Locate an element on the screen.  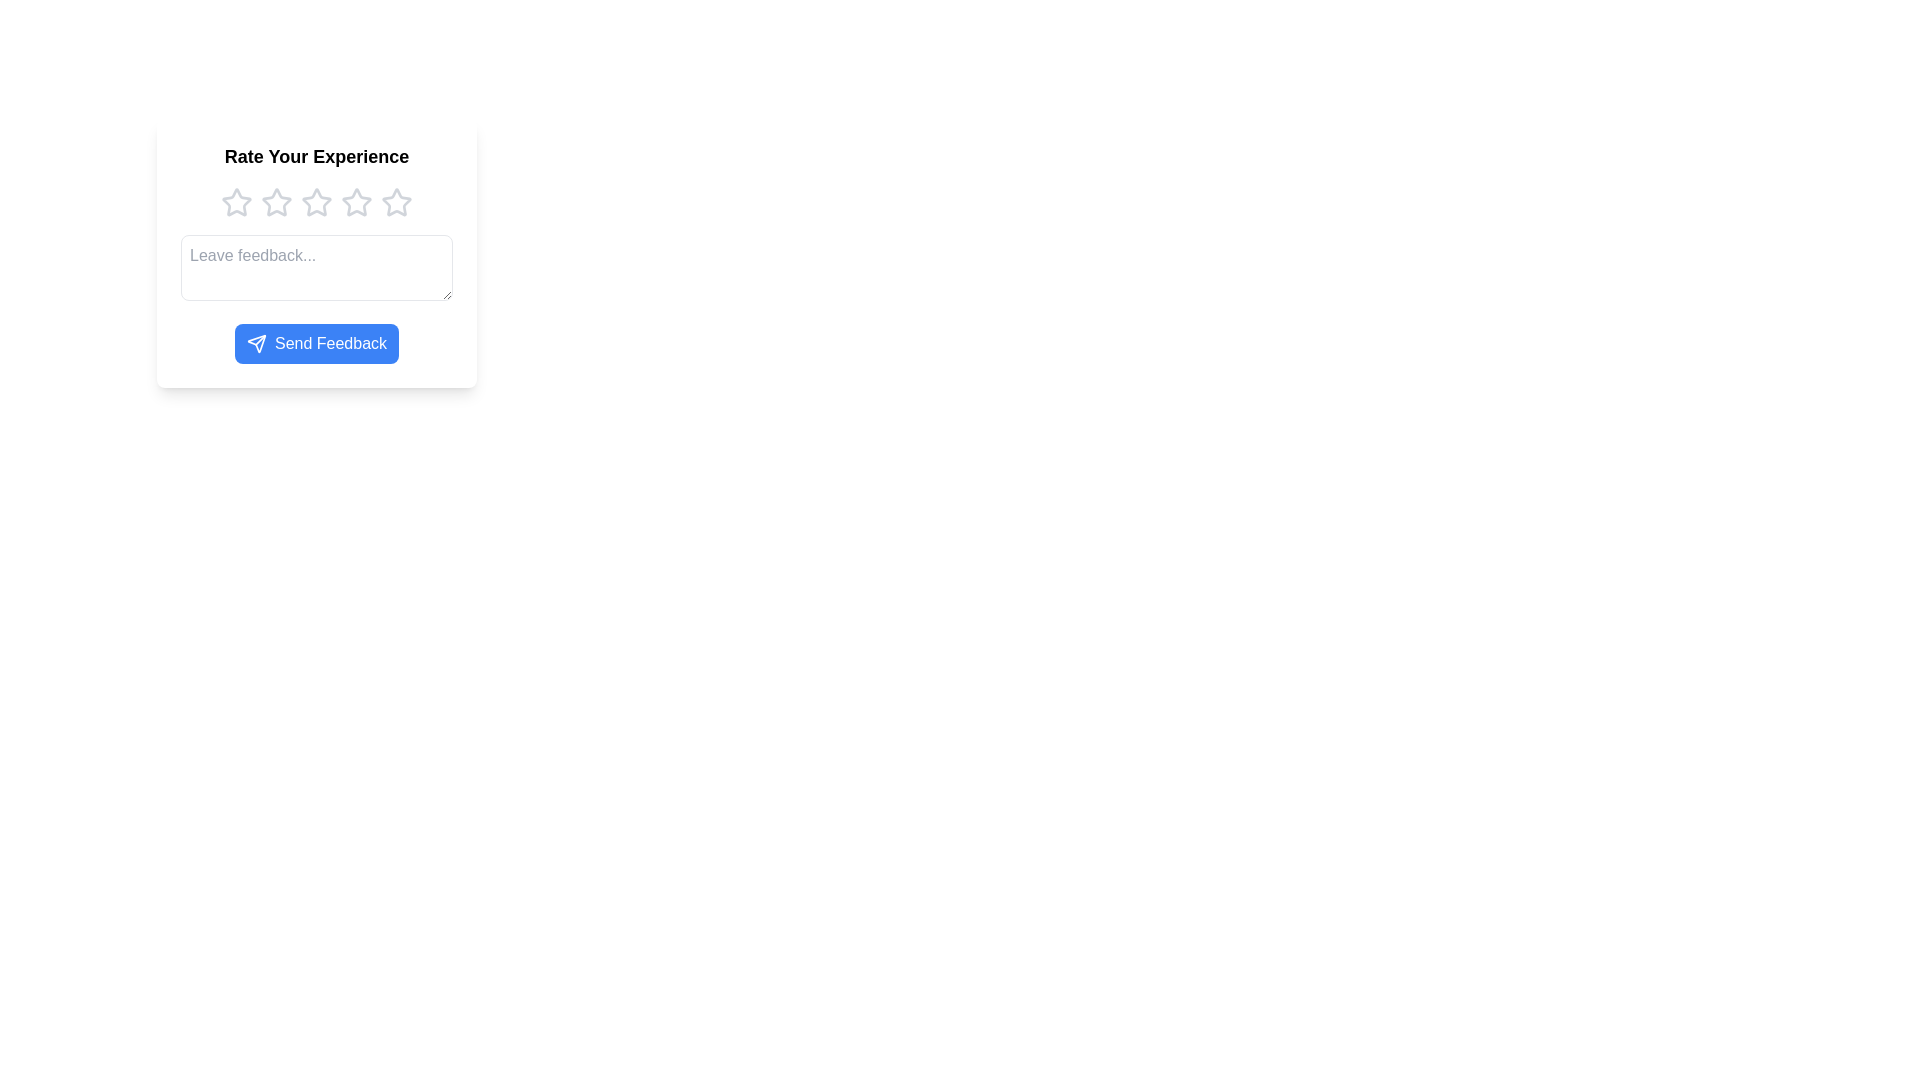
the second interactive star icon in the horizontal row for keyboard navigation is located at coordinates (315, 202).